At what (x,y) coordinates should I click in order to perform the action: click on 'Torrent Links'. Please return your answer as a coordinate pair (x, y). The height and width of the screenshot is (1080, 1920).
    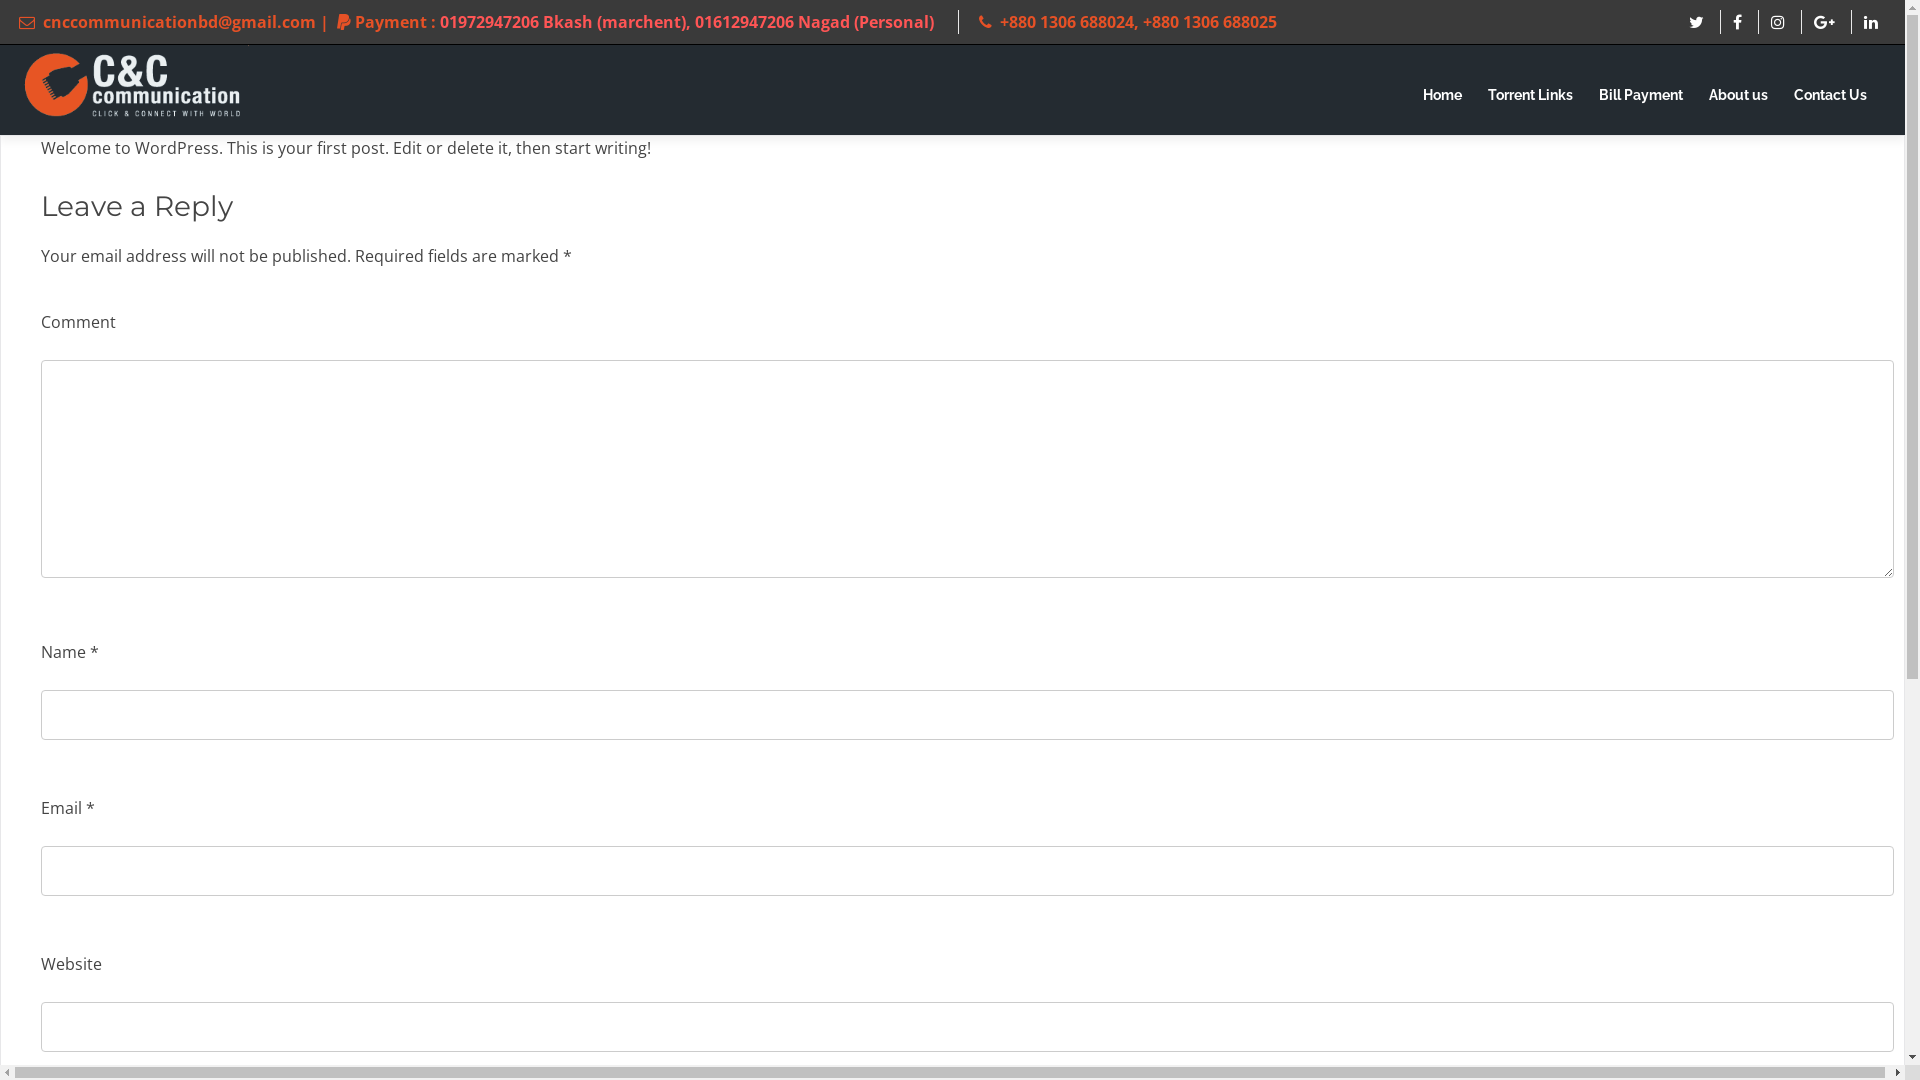
    Looking at the image, I should click on (1479, 95).